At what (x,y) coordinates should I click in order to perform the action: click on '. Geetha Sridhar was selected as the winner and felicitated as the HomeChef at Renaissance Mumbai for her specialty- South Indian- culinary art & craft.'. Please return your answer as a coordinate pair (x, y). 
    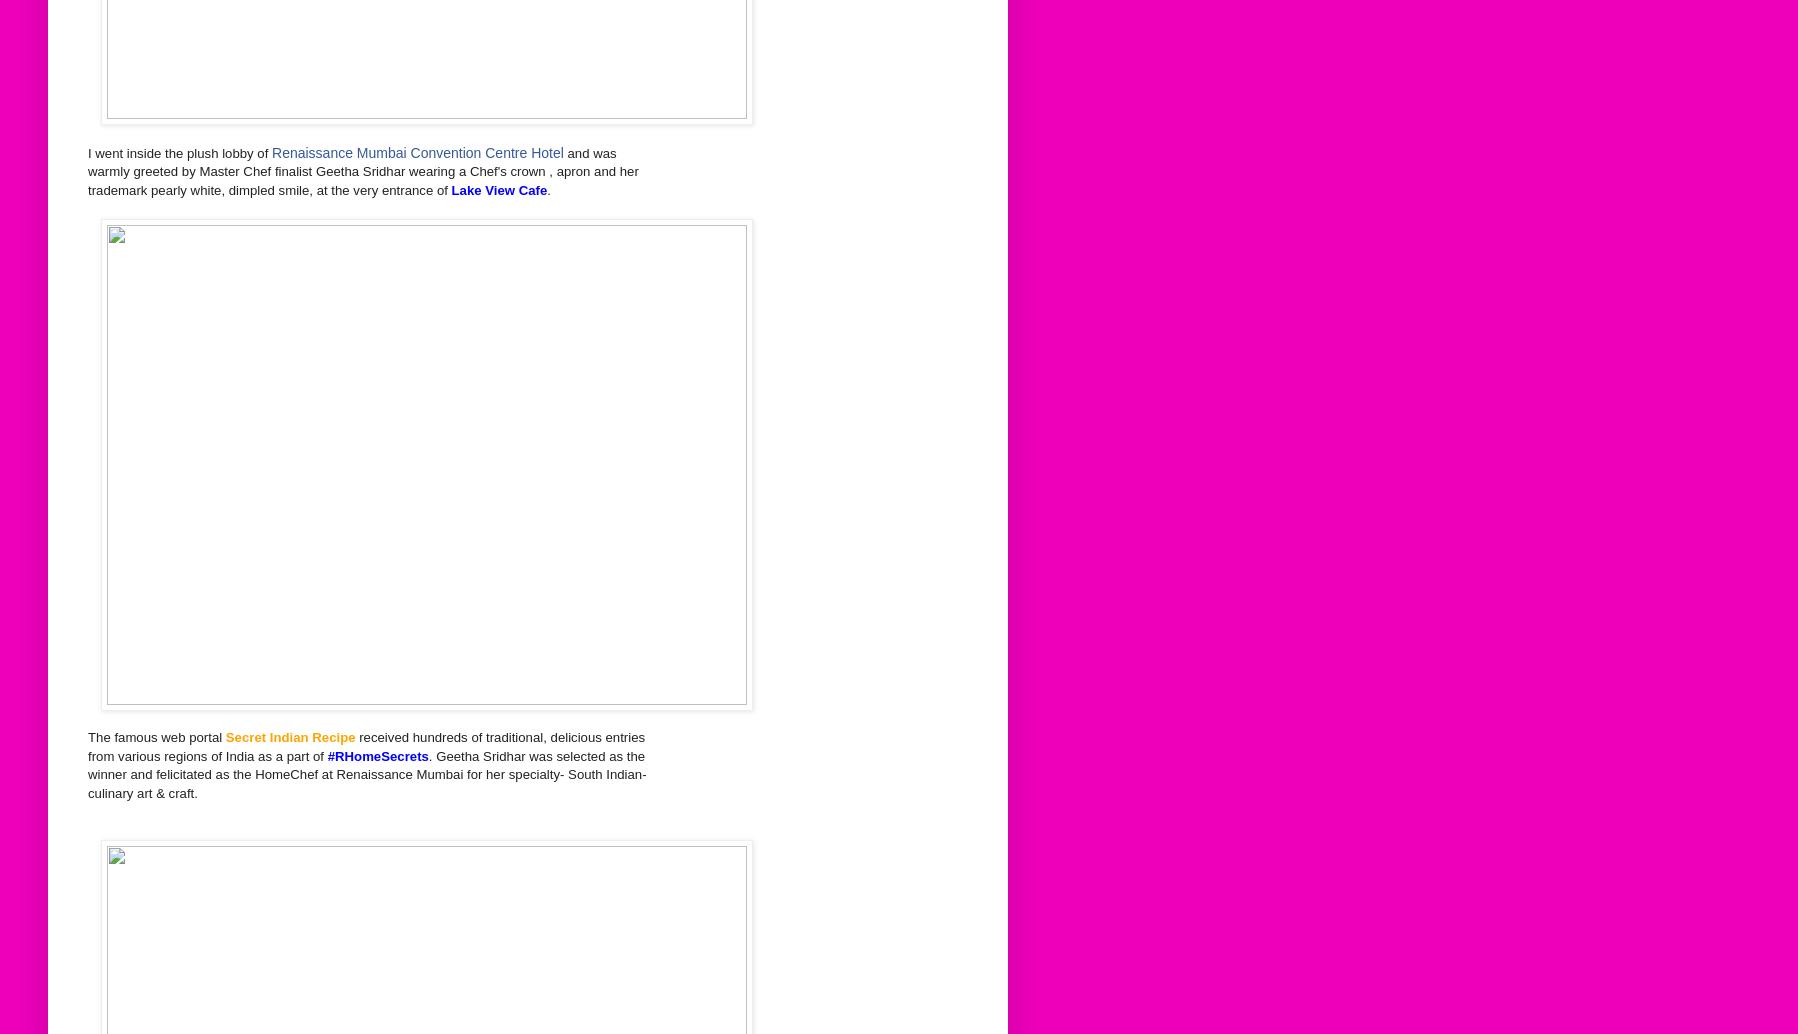
    Looking at the image, I should click on (365, 773).